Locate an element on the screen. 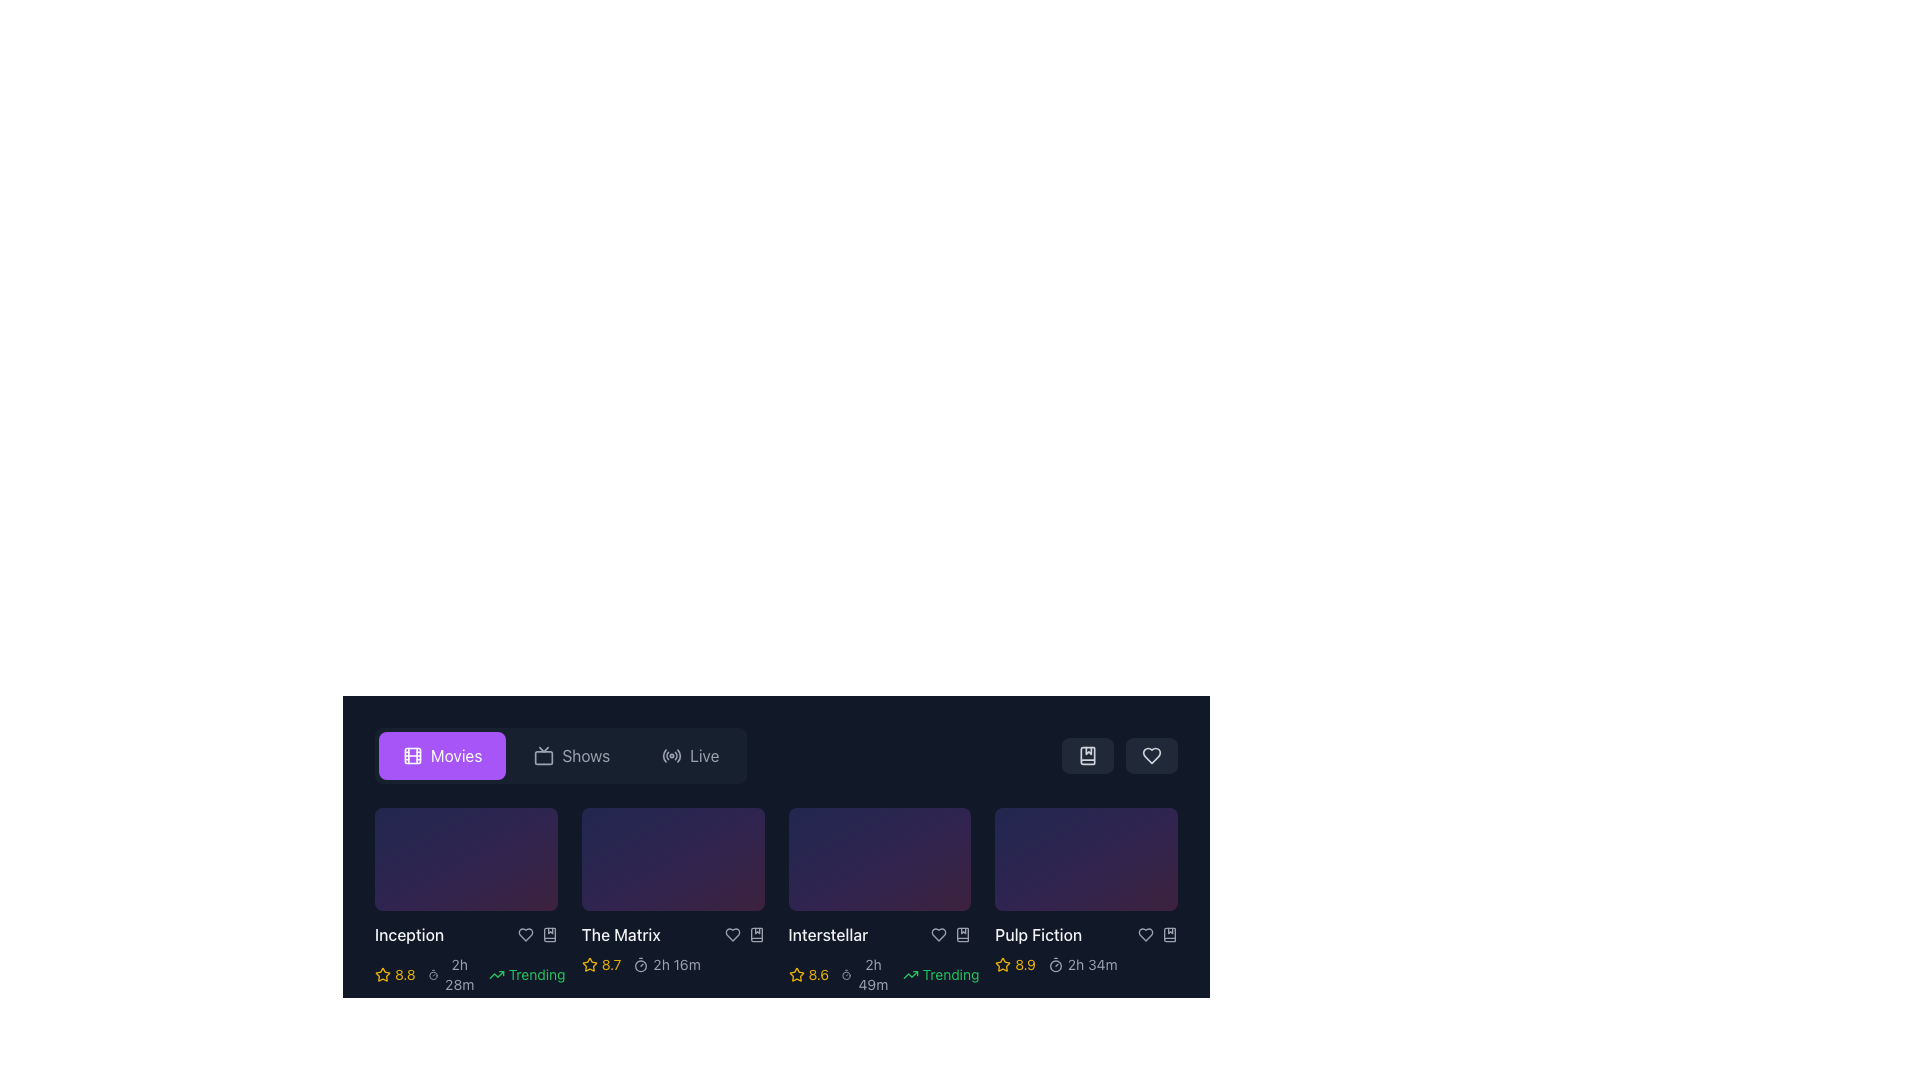  the central circular SVG element of the stopwatch icon located in the top-right corner of the interface is located at coordinates (641, 965).